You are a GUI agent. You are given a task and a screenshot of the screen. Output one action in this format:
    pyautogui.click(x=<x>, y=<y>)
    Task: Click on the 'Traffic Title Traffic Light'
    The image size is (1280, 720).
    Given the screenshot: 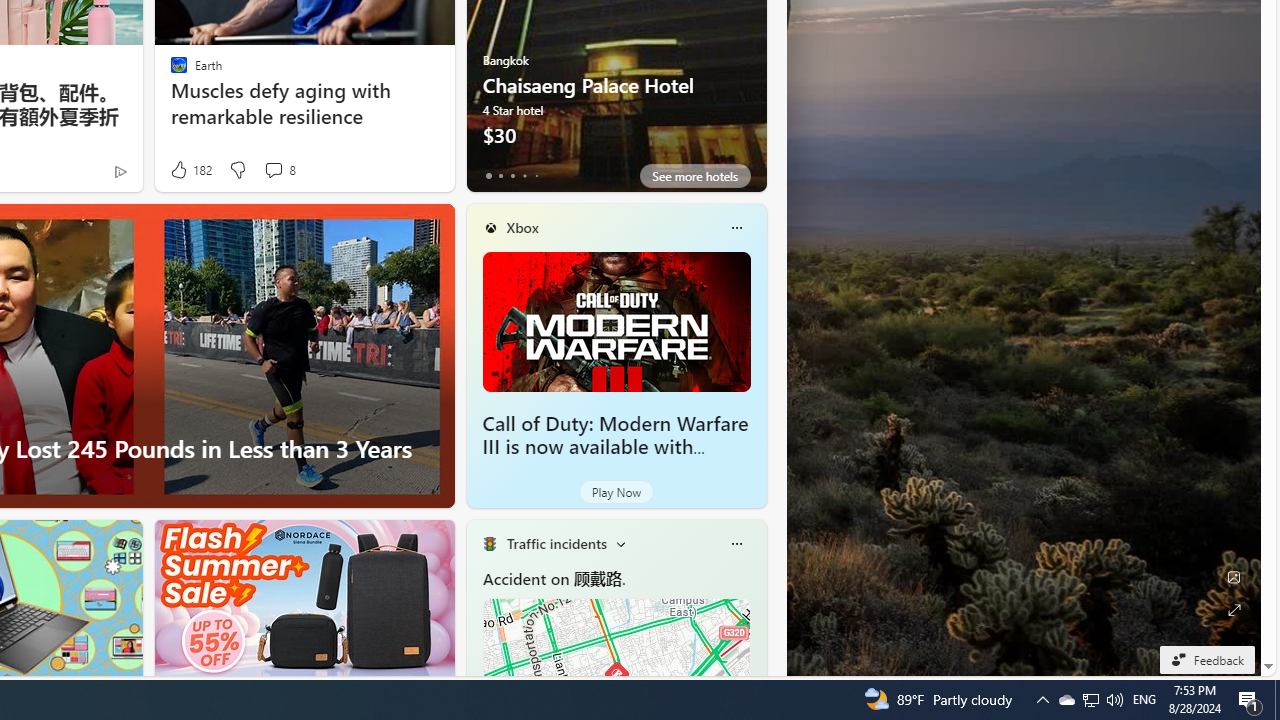 What is the action you would take?
    pyautogui.click(x=489, y=543)
    